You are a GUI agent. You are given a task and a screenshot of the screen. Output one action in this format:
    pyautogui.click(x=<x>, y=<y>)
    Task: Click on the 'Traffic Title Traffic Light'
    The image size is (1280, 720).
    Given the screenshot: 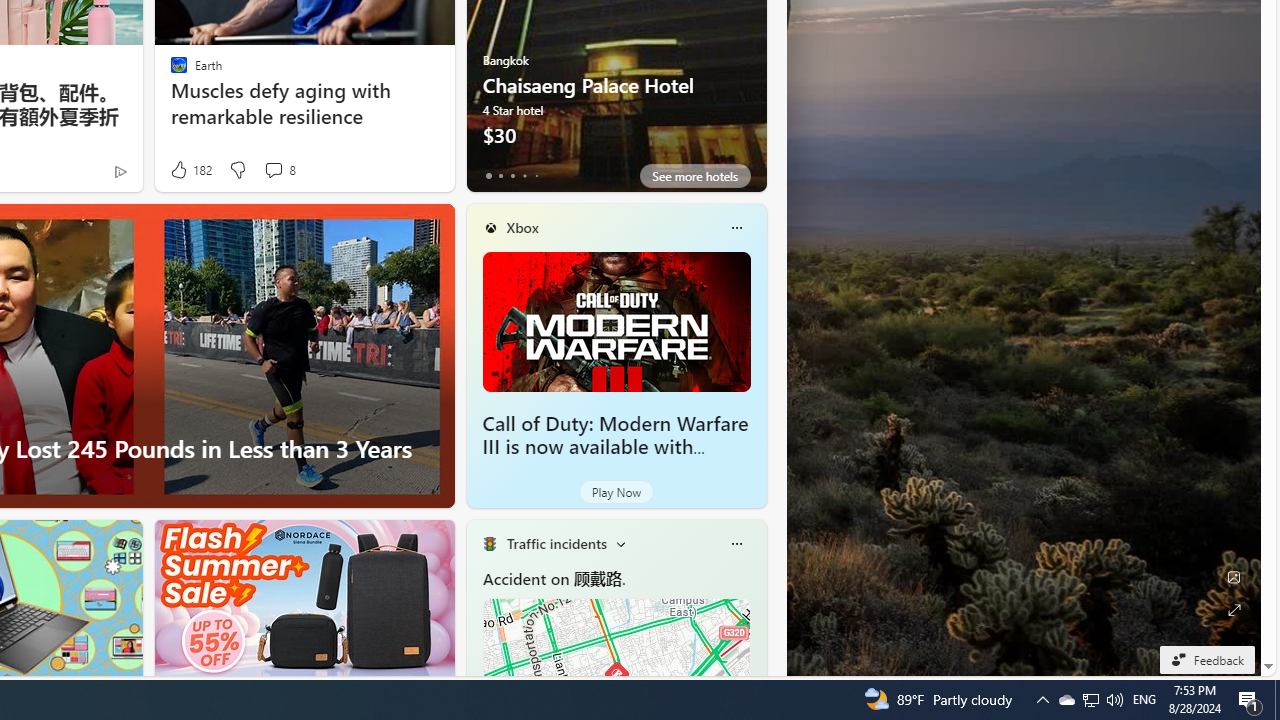 What is the action you would take?
    pyautogui.click(x=489, y=543)
    